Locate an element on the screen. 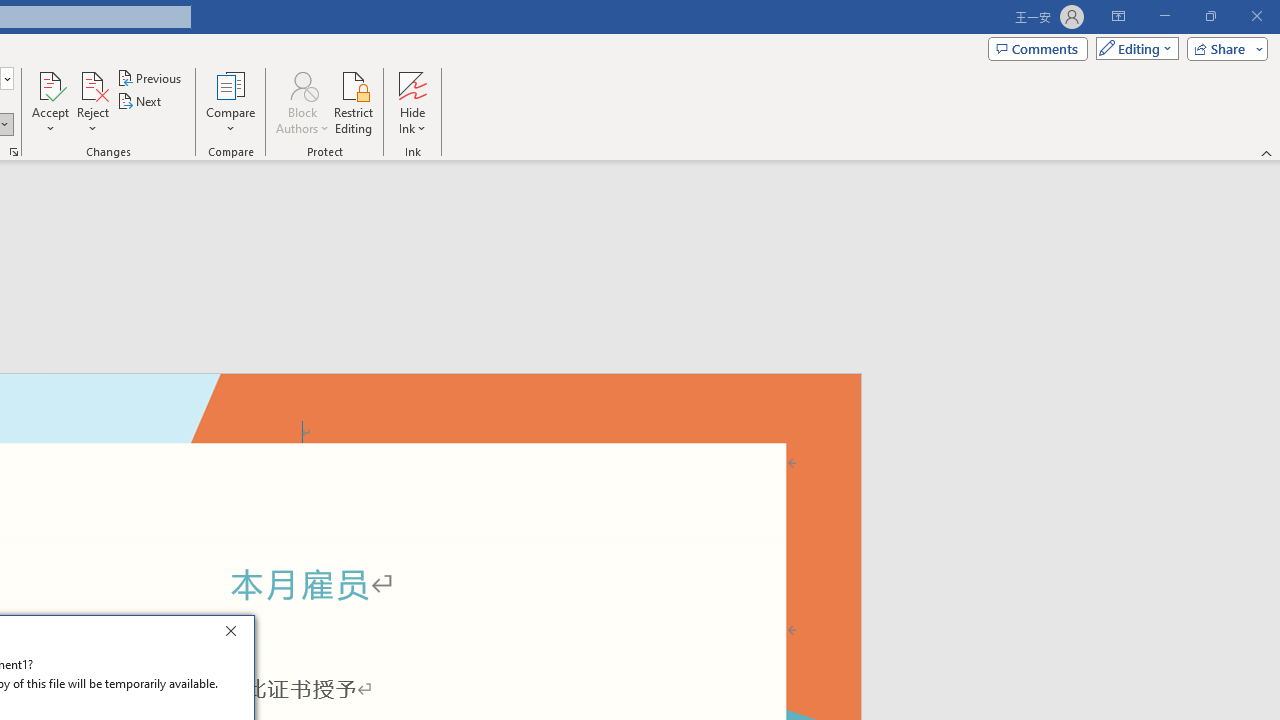 This screenshot has width=1280, height=720. 'Mode' is located at coordinates (1133, 47).